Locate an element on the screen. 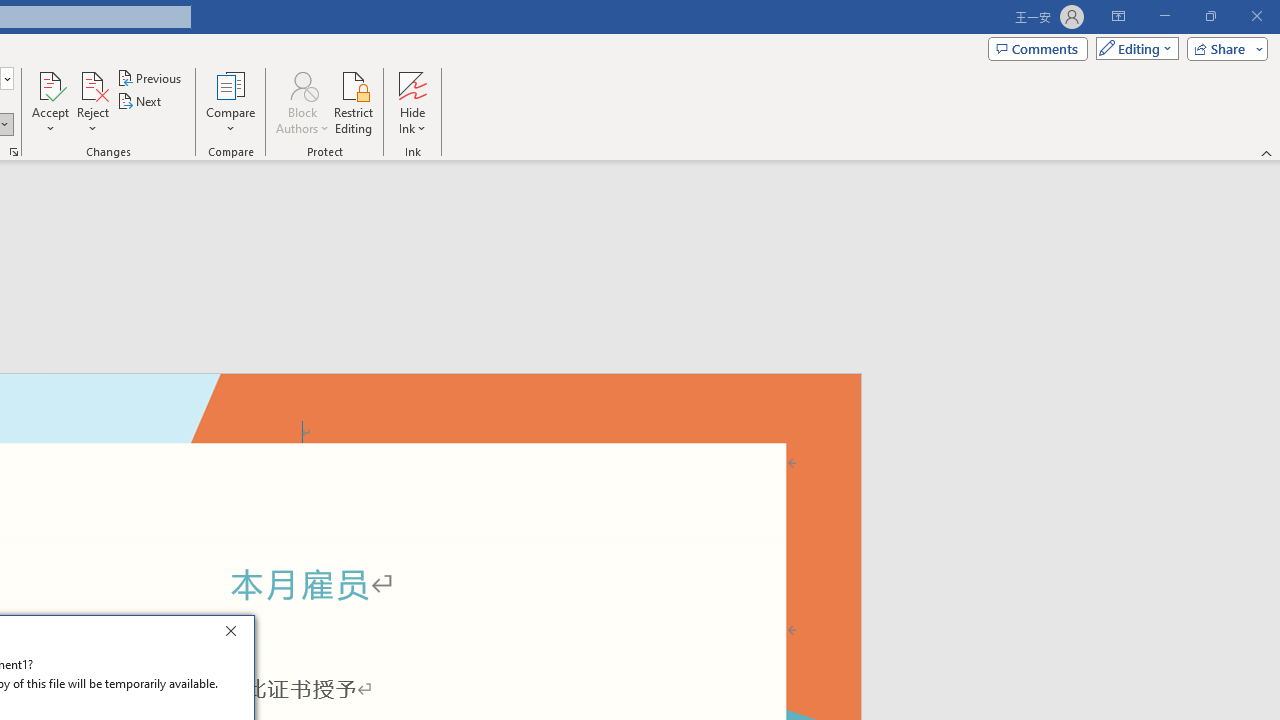 This screenshot has width=1280, height=720. 'Mode' is located at coordinates (1133, 47).